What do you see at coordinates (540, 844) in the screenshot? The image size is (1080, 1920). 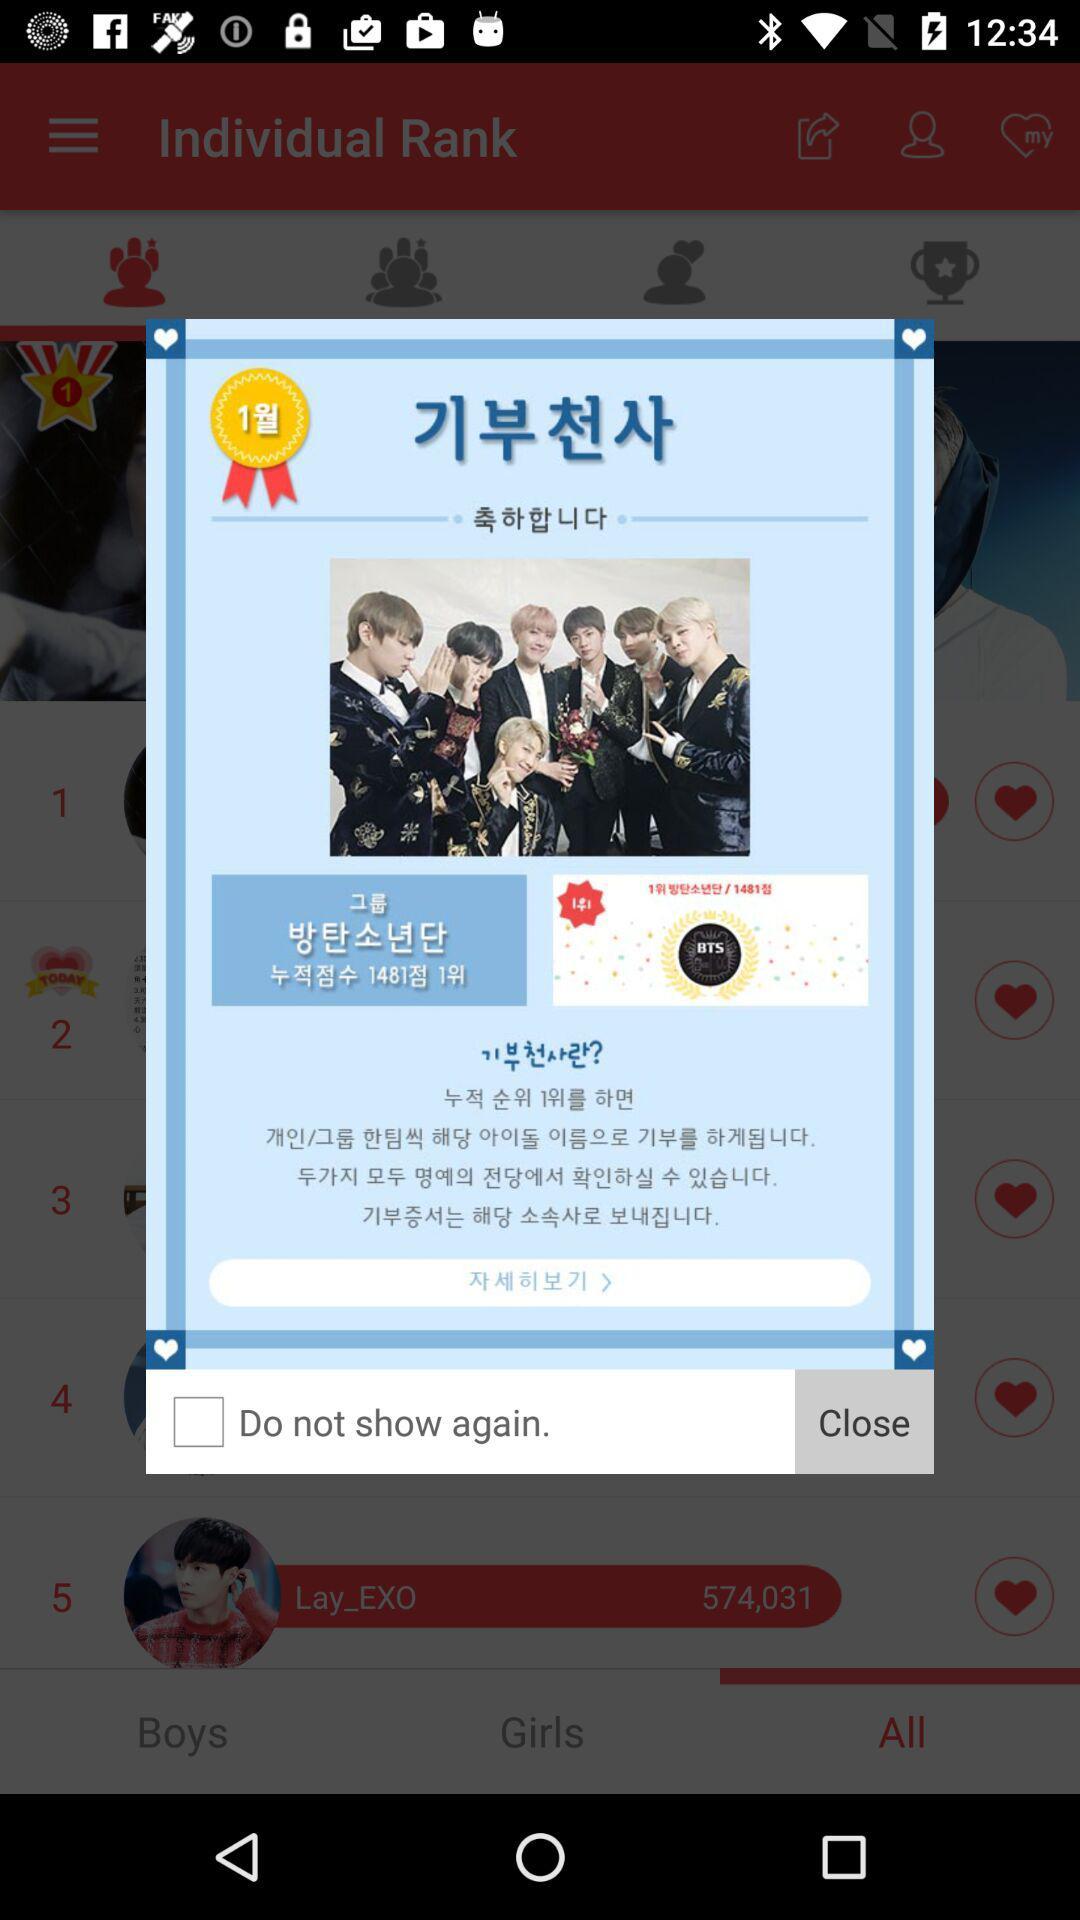 I see `for advertisement` at bounding box center [540, 844].